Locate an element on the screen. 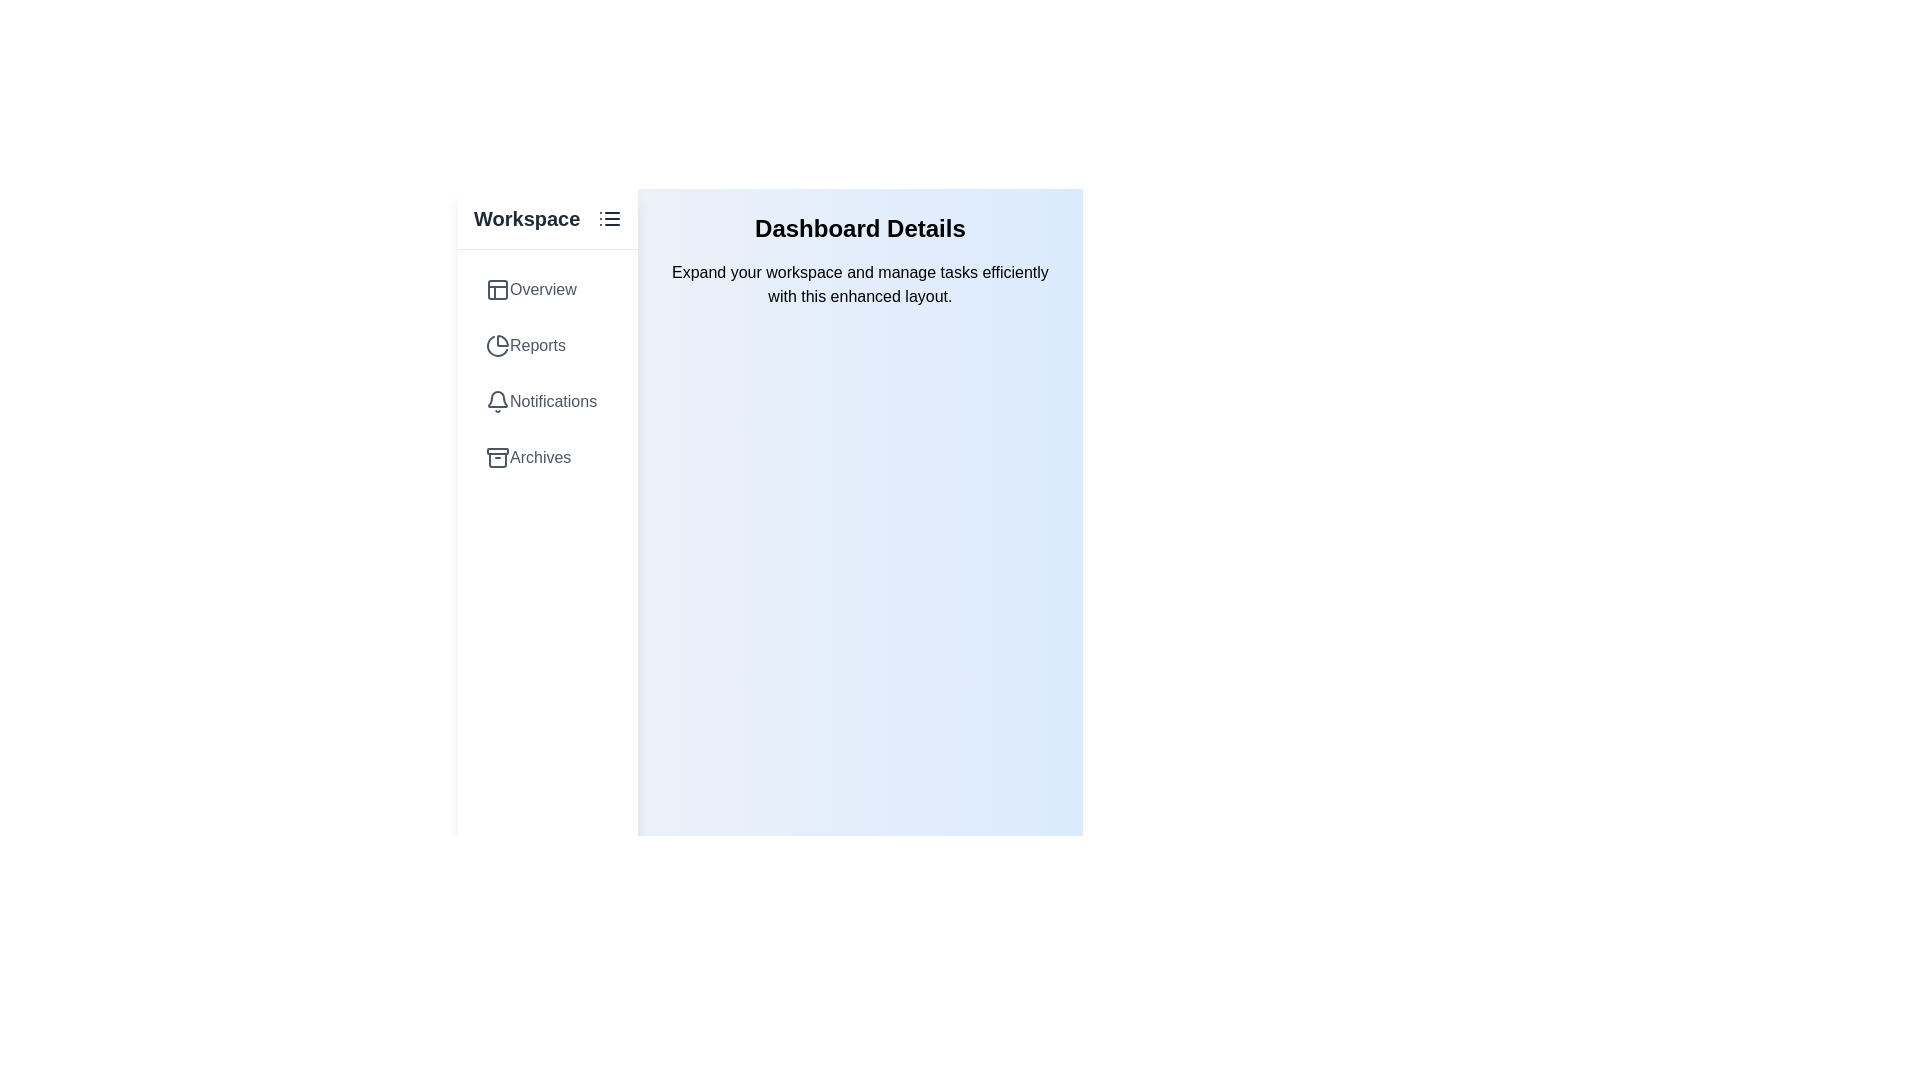 The height and width of the screenshot is (1080, 1920). button with the list icon to toggle the drawer's visibility is located at coordinates (608, 219).